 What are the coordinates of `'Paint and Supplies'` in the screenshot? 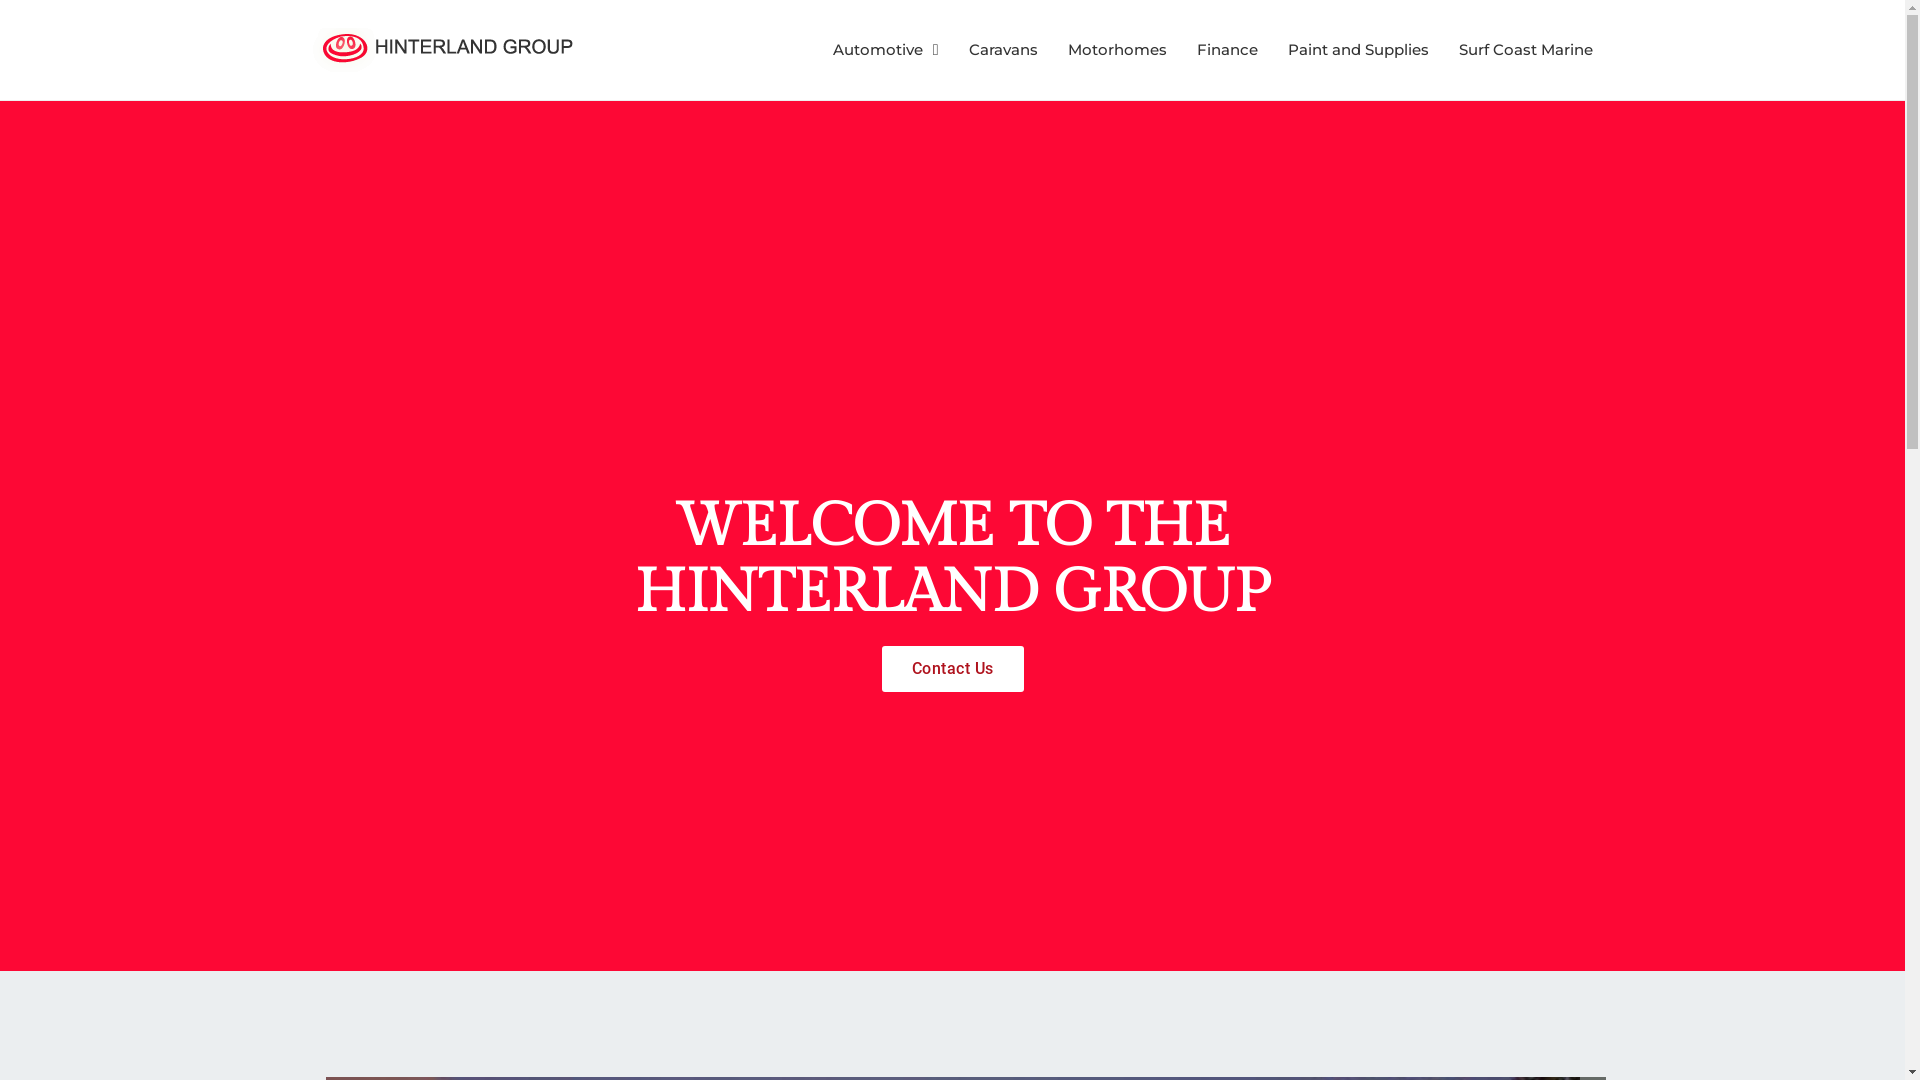 It's located at (1358, 49).